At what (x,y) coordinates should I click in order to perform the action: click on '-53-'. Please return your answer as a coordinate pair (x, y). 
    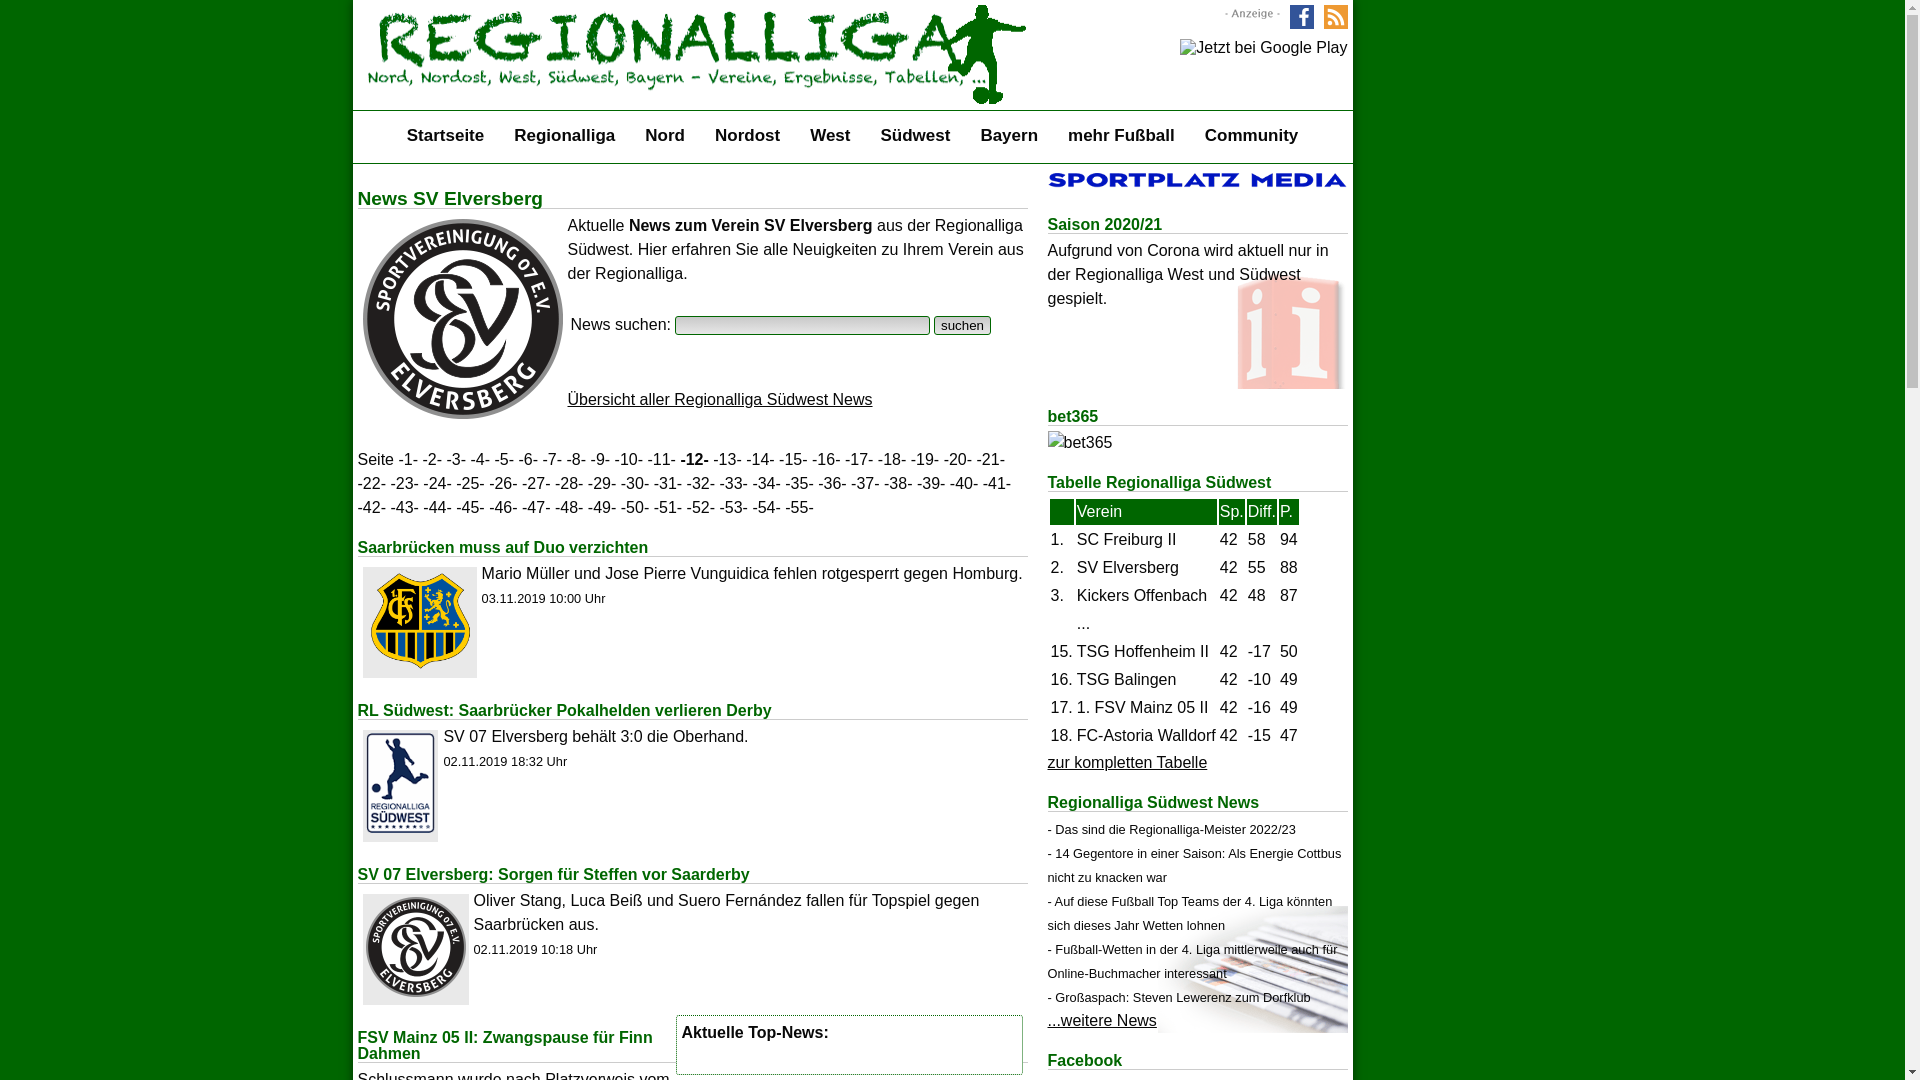
    Looking at the image, I should click on (732, 506).